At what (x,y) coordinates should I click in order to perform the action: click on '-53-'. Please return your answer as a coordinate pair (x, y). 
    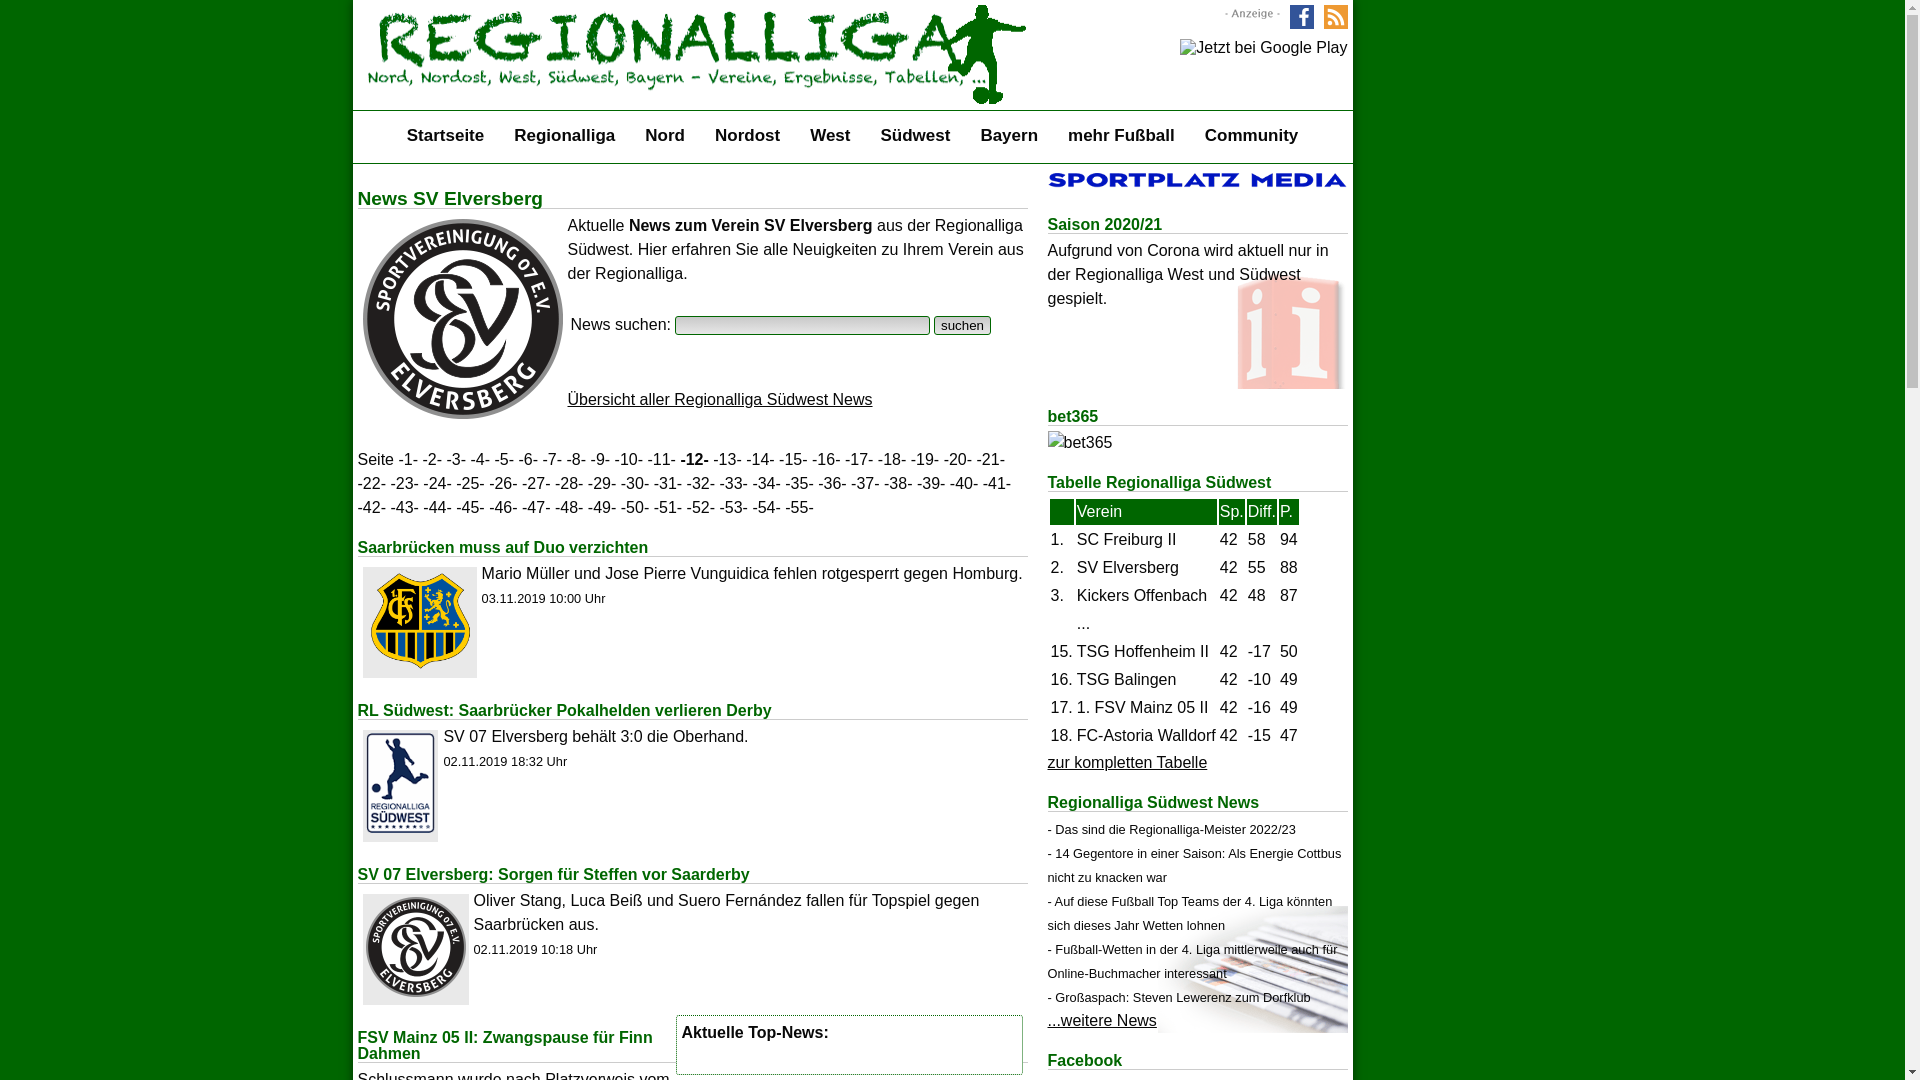
    Looking at the image, I should click on (732, 506).